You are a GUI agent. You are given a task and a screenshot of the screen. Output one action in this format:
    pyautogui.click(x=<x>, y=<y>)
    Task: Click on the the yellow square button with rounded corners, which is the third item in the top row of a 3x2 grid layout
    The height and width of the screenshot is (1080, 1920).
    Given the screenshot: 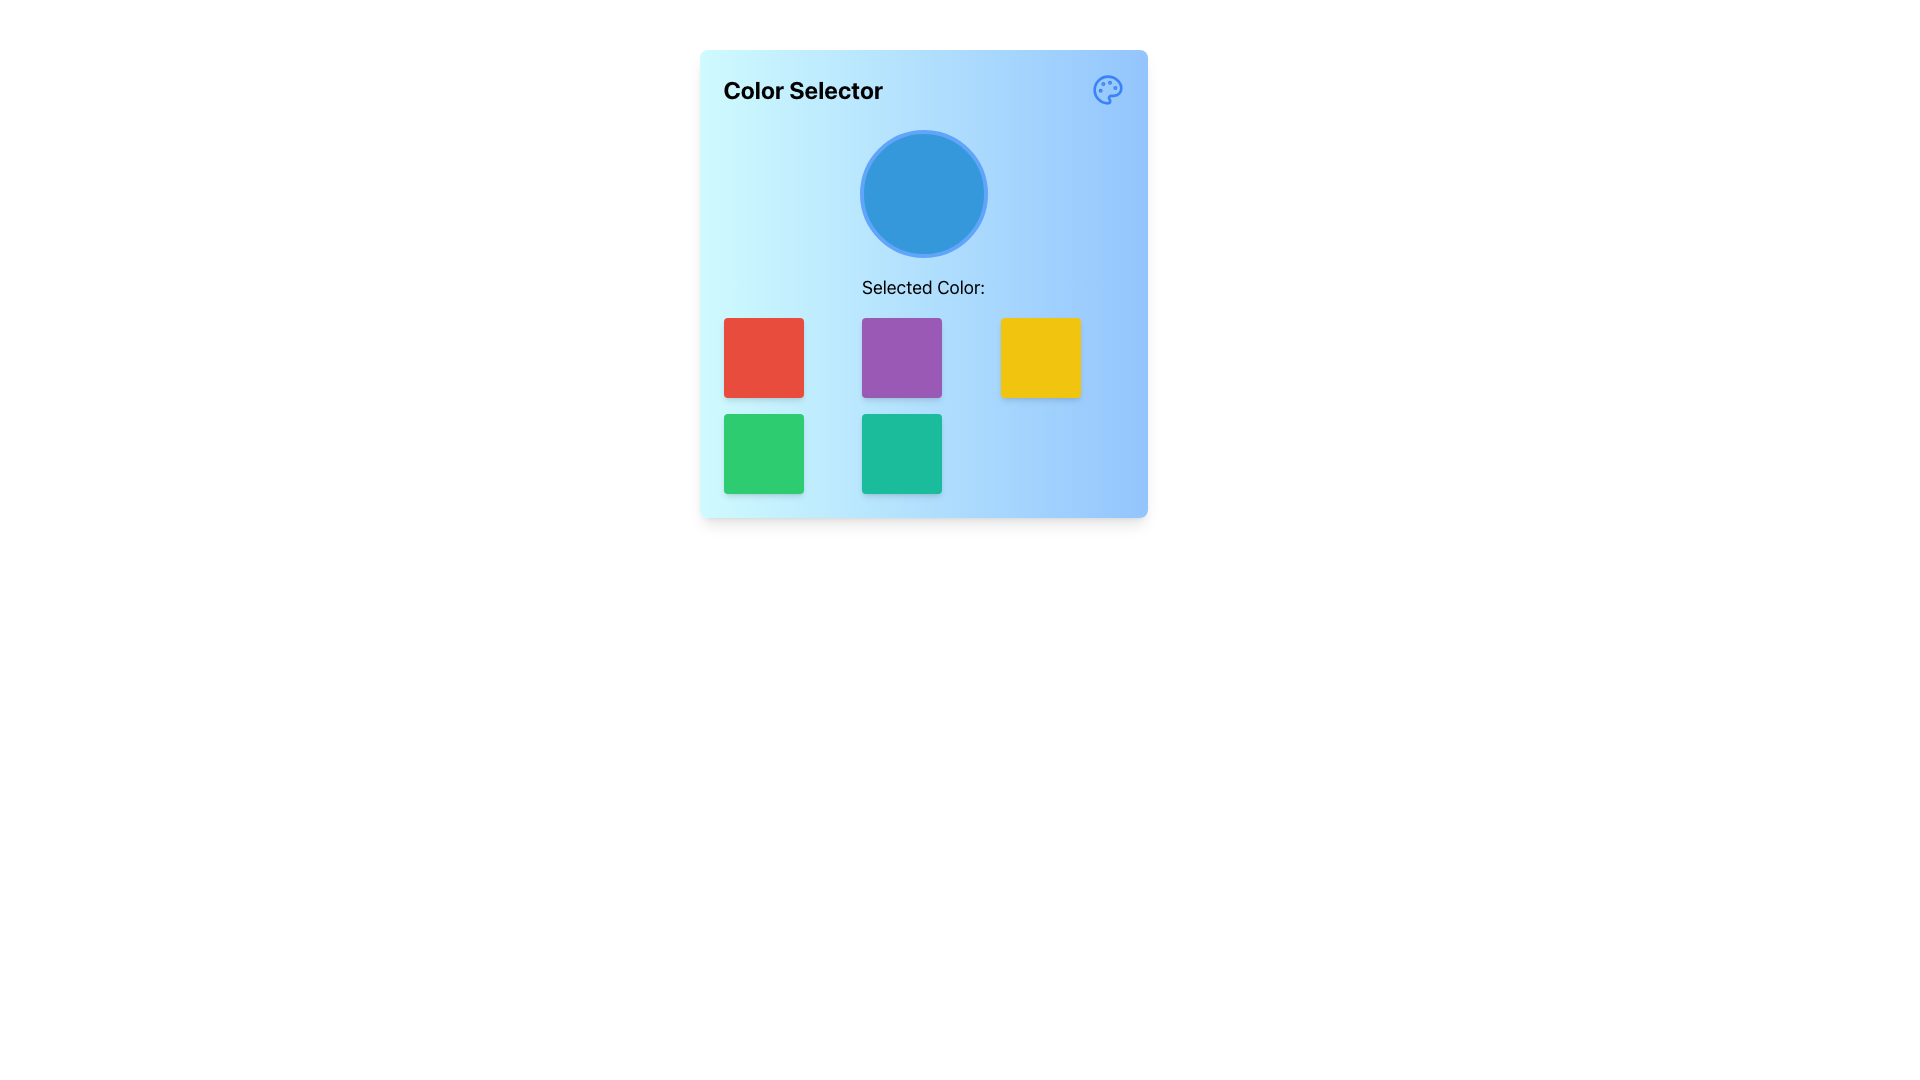 What is the action you would take?
    pyautogui.click(x=1061, y=357)
    